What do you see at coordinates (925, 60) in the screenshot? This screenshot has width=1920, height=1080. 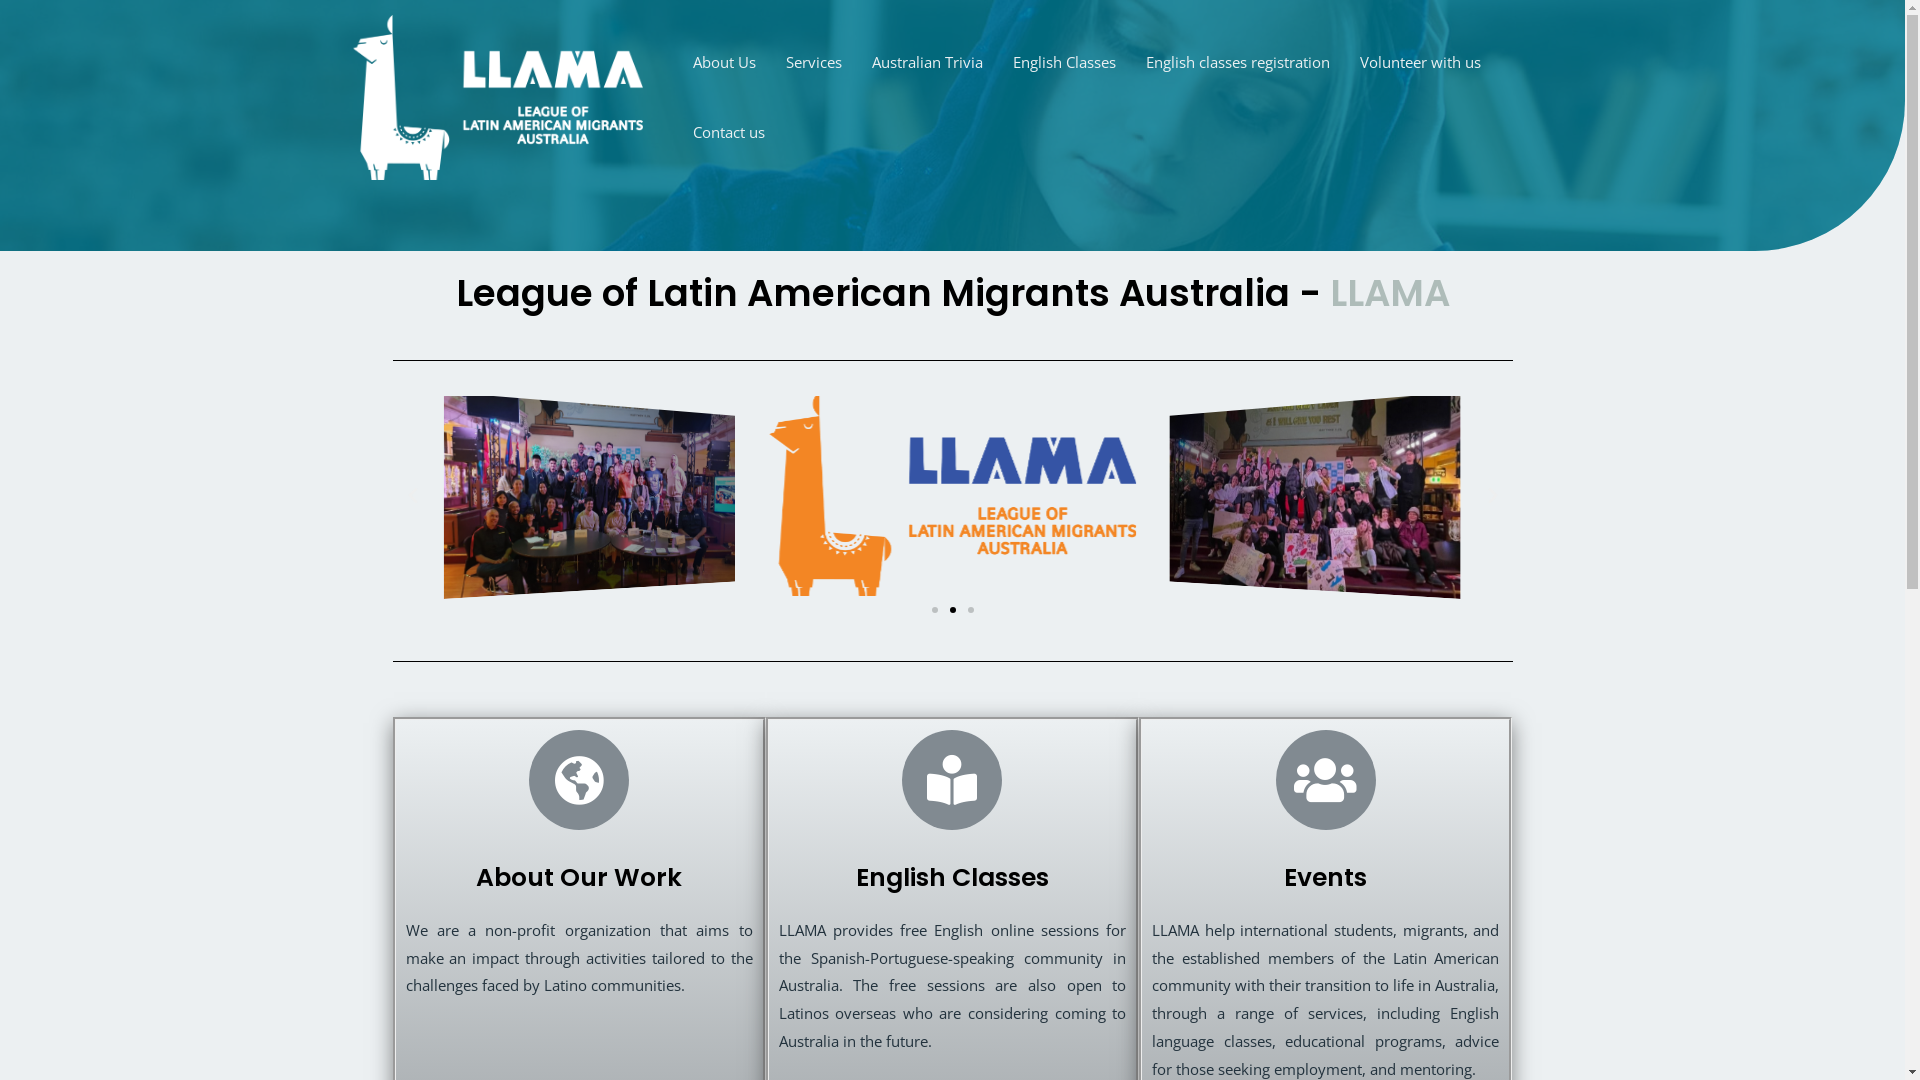 I see `'Australian Trivia'` at bounding box center [925, 60].